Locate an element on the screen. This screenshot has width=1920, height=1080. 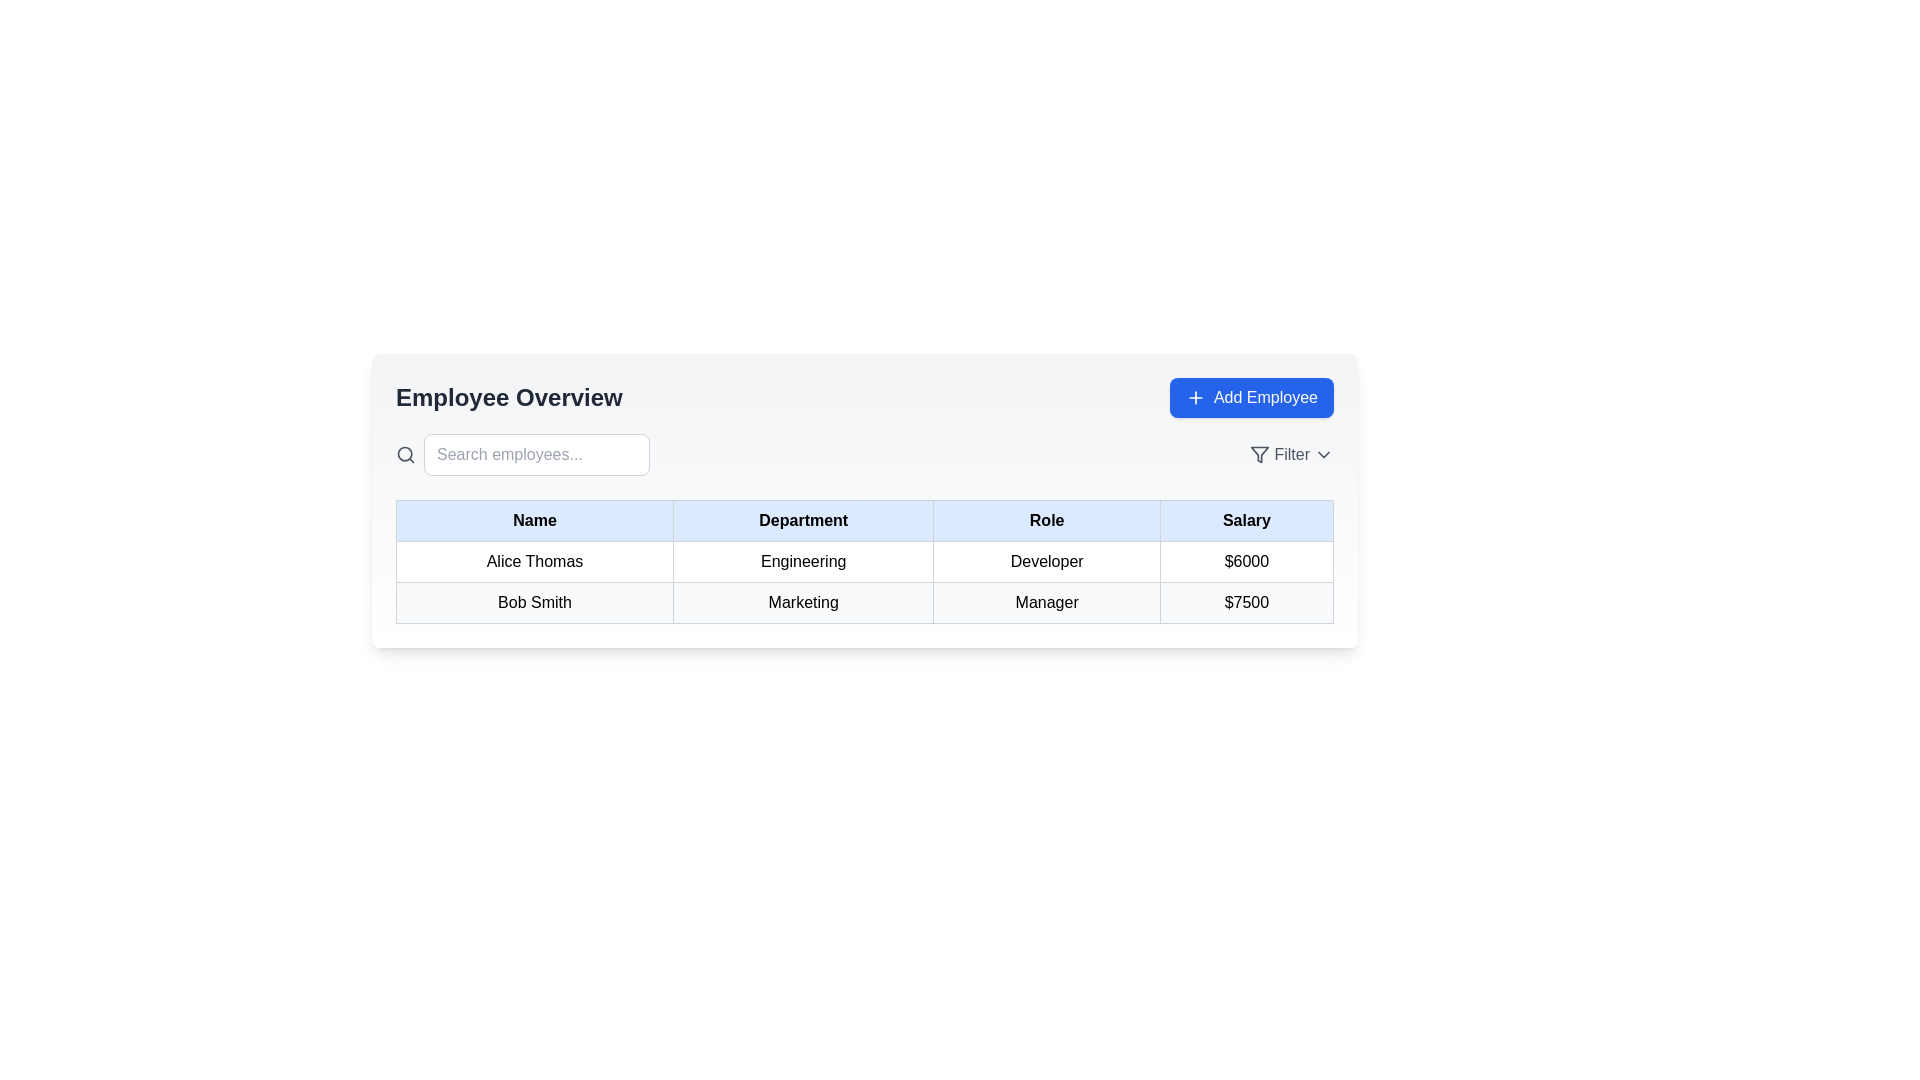
the Table Header Cell displaying 'Role', which is the third column header in the table header row is located at coordinates (1046, 519).